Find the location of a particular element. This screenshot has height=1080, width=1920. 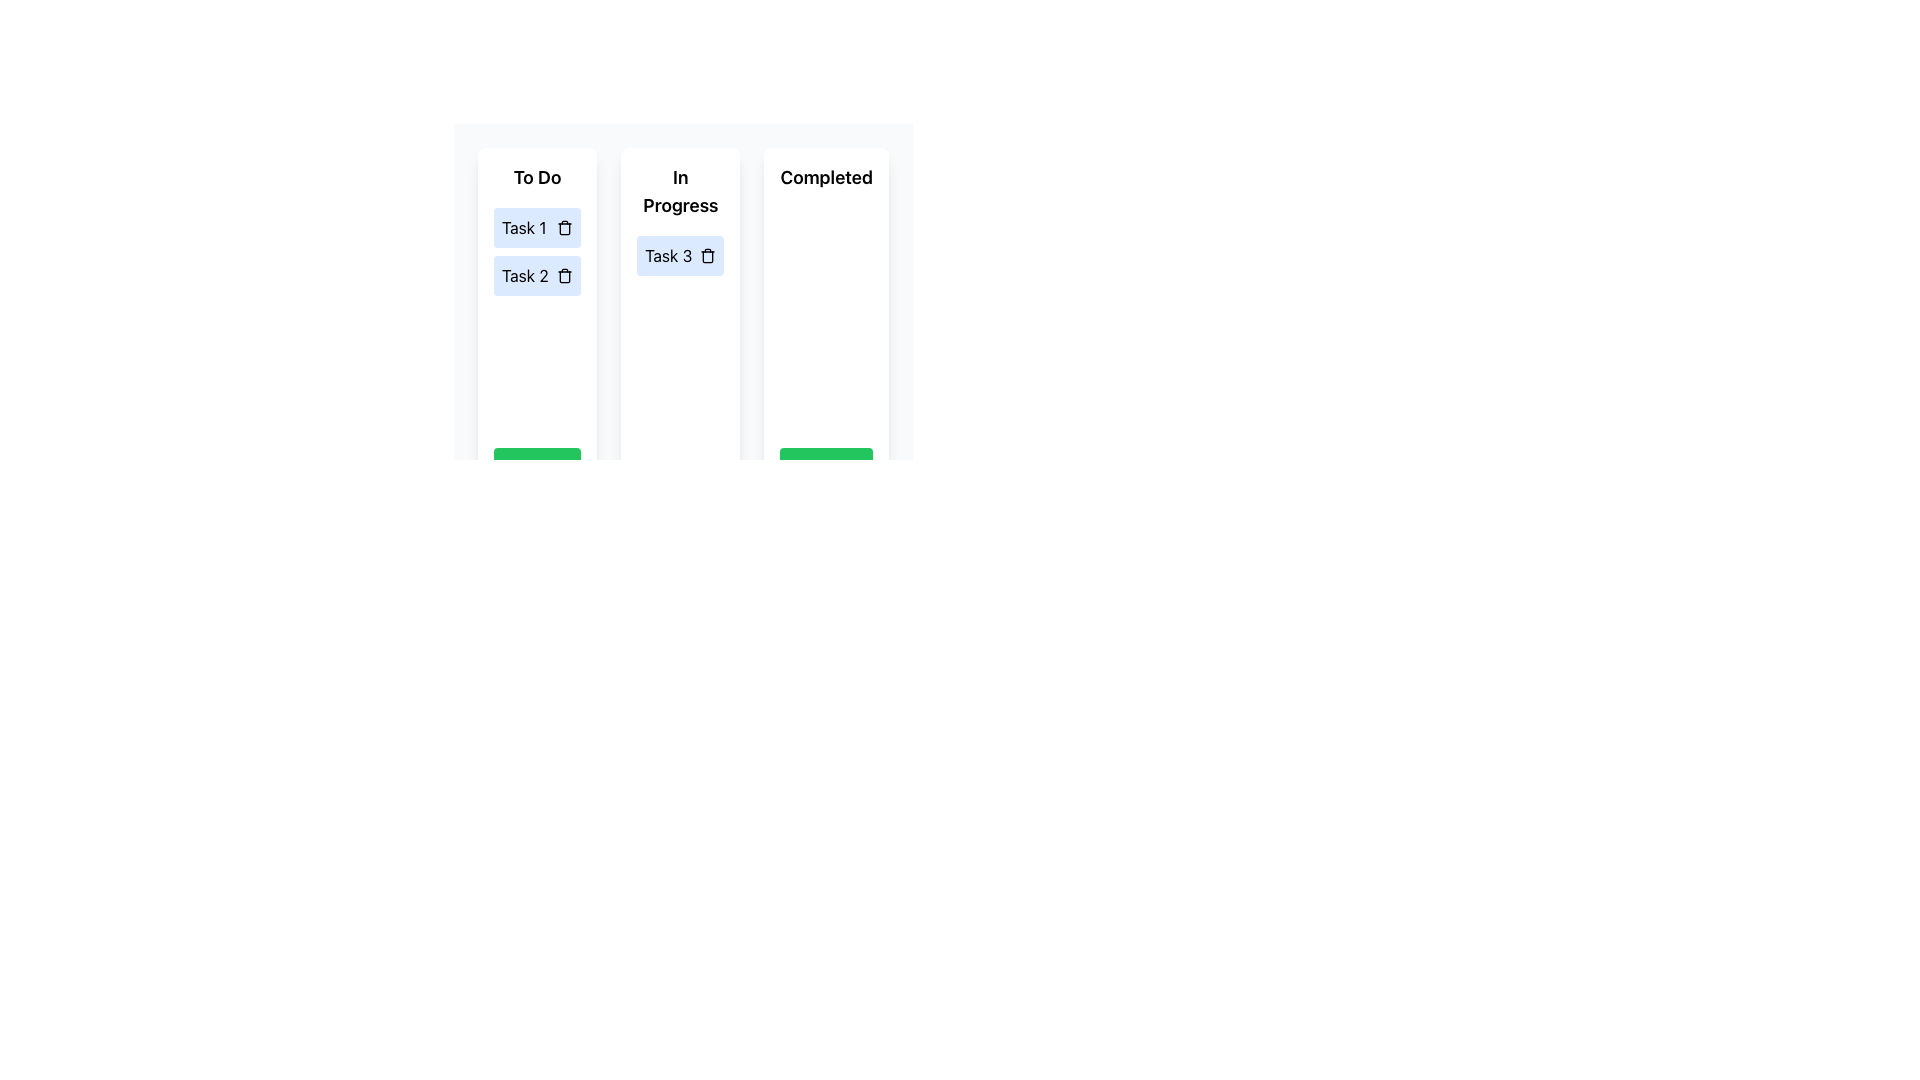

text from the 'In Progress.' text label, which is styled with a bold font and large size, positioned at the top of the card-like component is located at coordinates (680, 192).